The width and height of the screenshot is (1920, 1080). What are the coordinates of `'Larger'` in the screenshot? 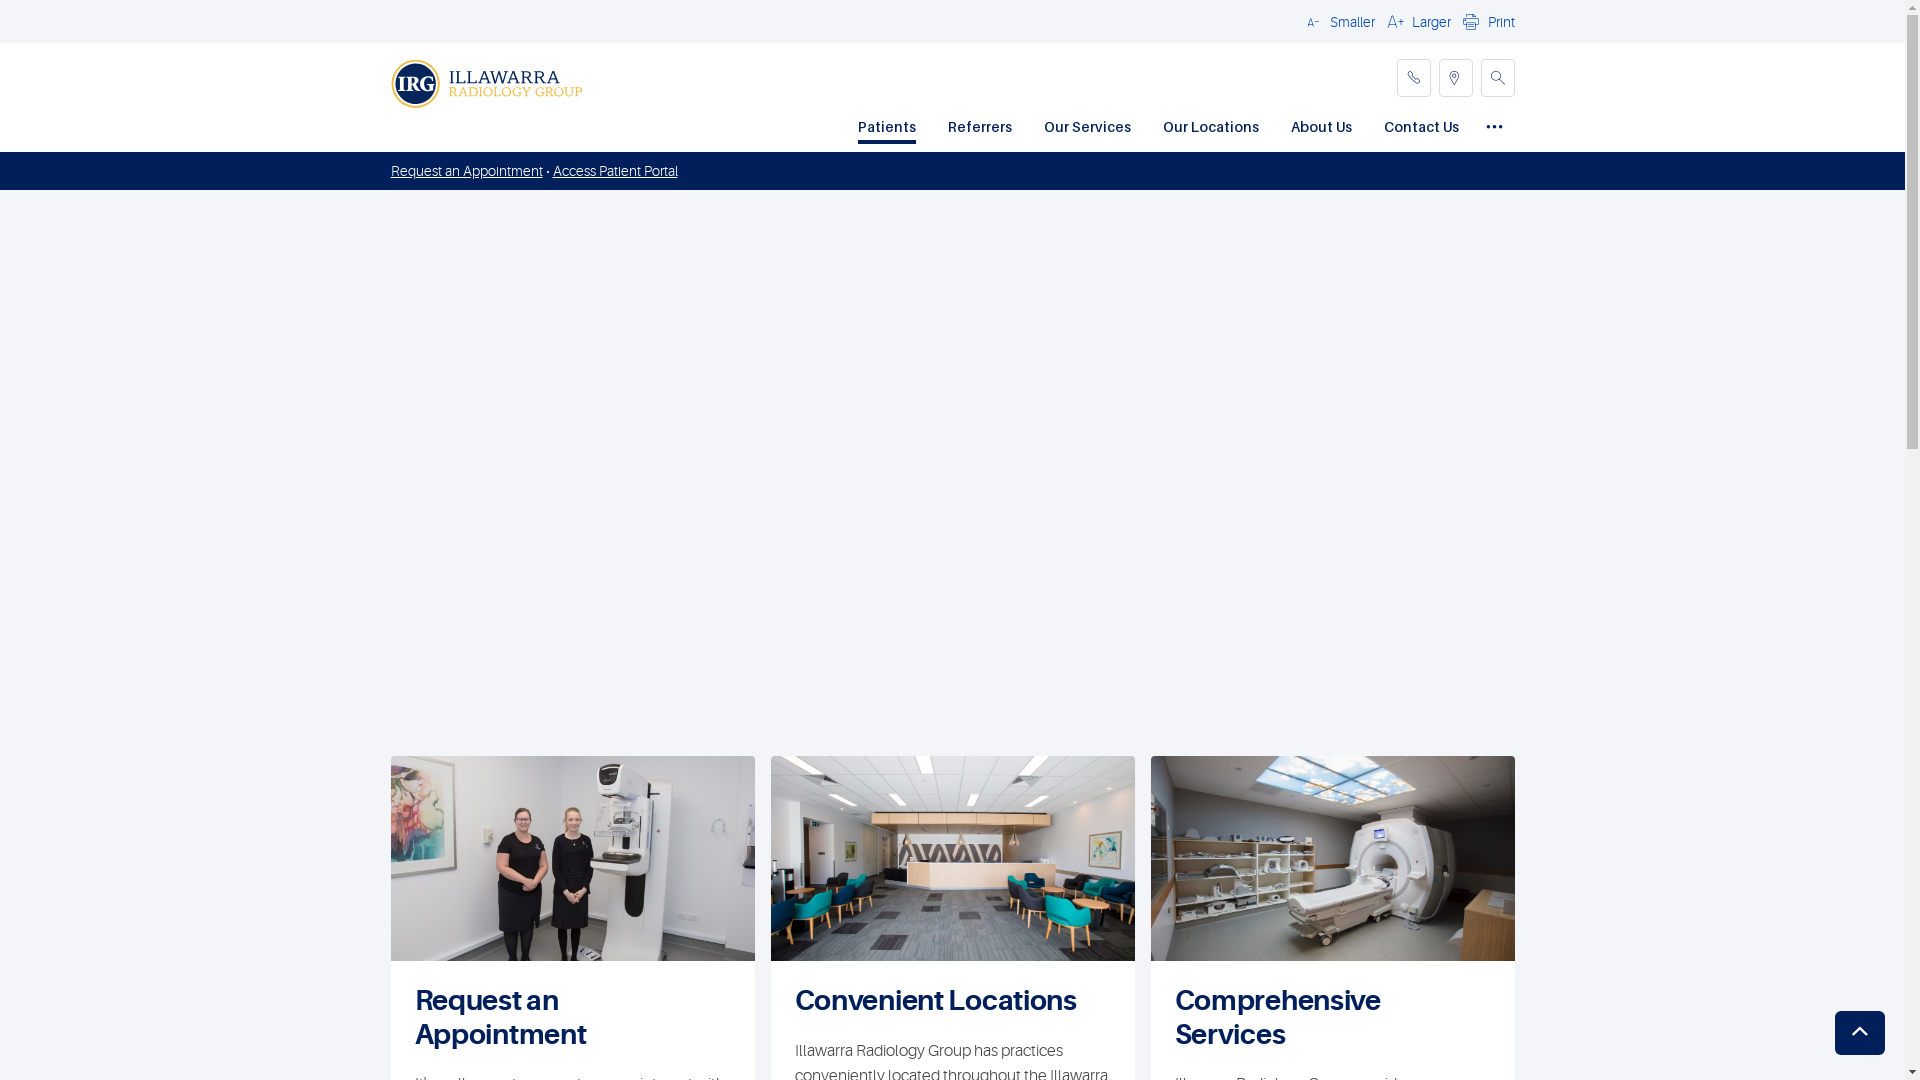 It's located at (1415, 20).